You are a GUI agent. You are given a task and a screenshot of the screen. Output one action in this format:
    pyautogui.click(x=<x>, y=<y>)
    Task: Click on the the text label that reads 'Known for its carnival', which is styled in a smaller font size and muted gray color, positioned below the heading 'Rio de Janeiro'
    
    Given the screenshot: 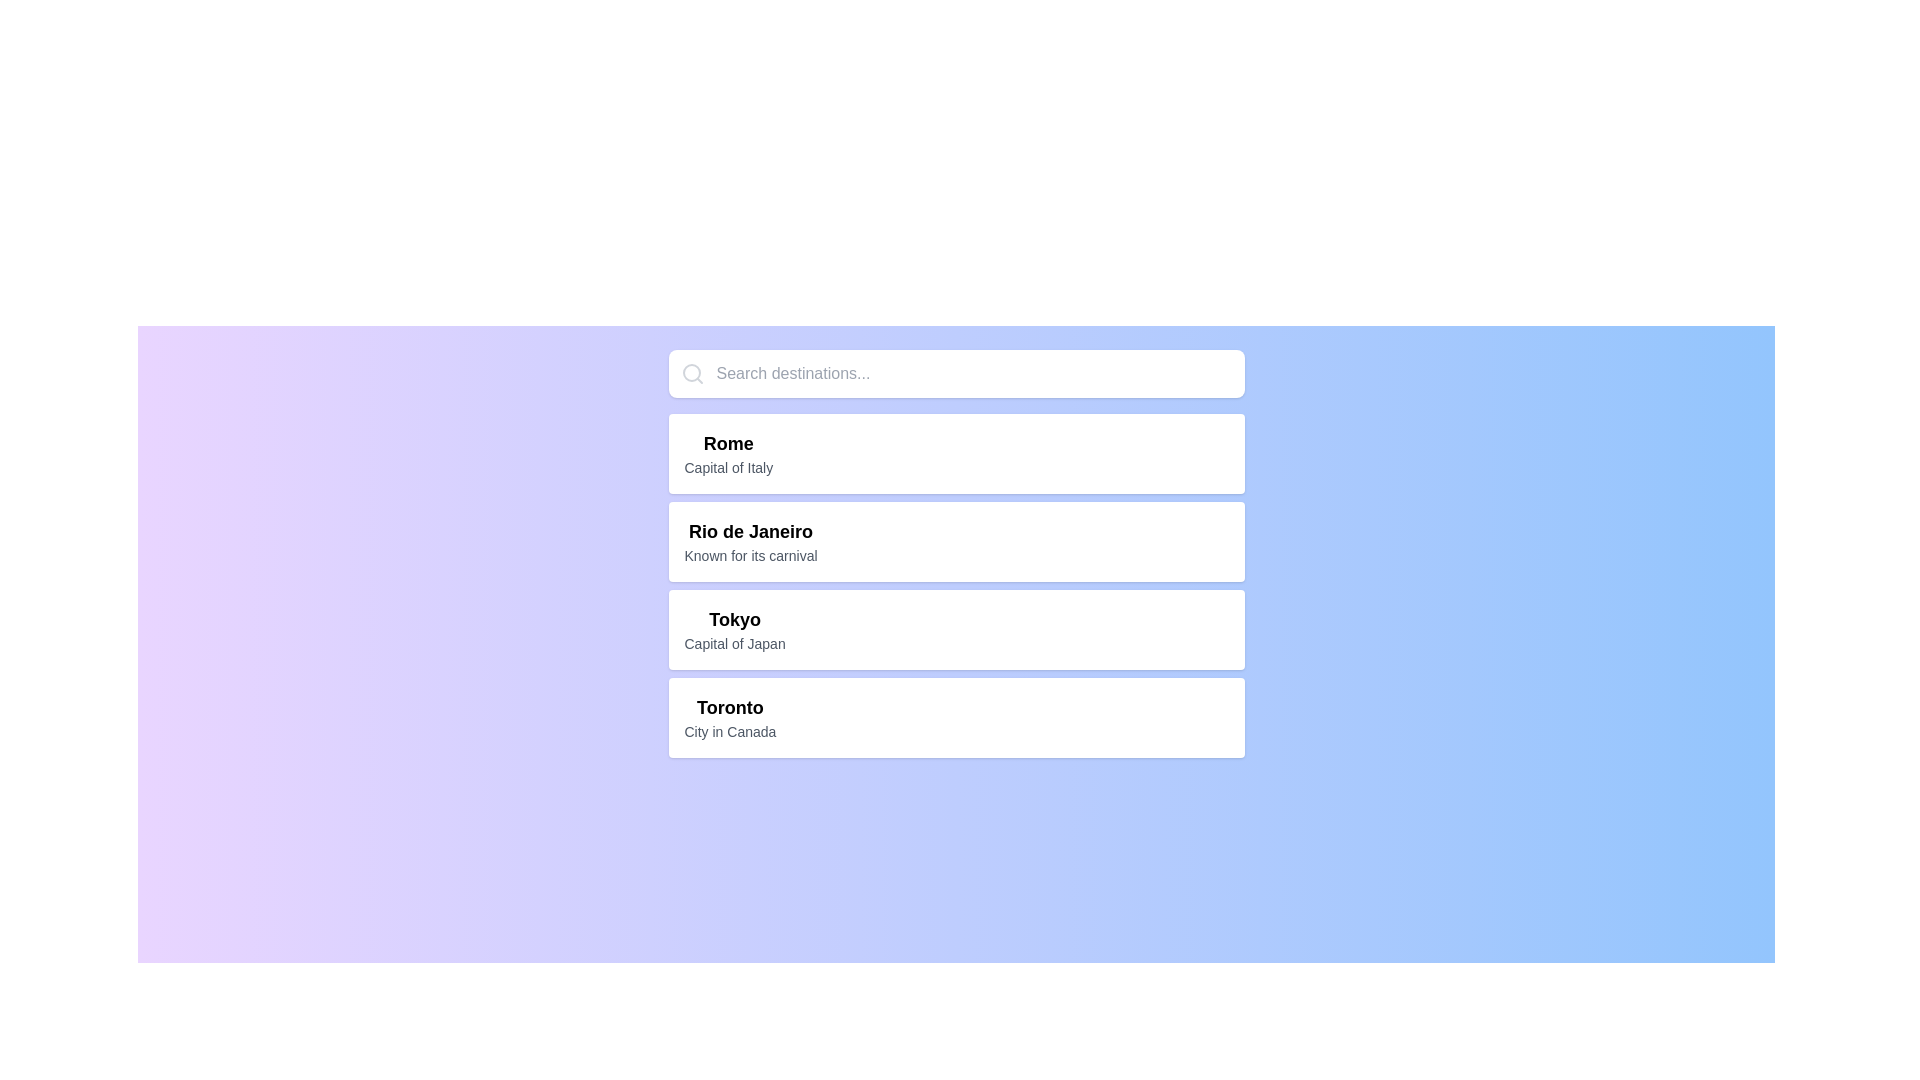 What is the action you would take?
    pyautogui.click(x=750, y=555)
    